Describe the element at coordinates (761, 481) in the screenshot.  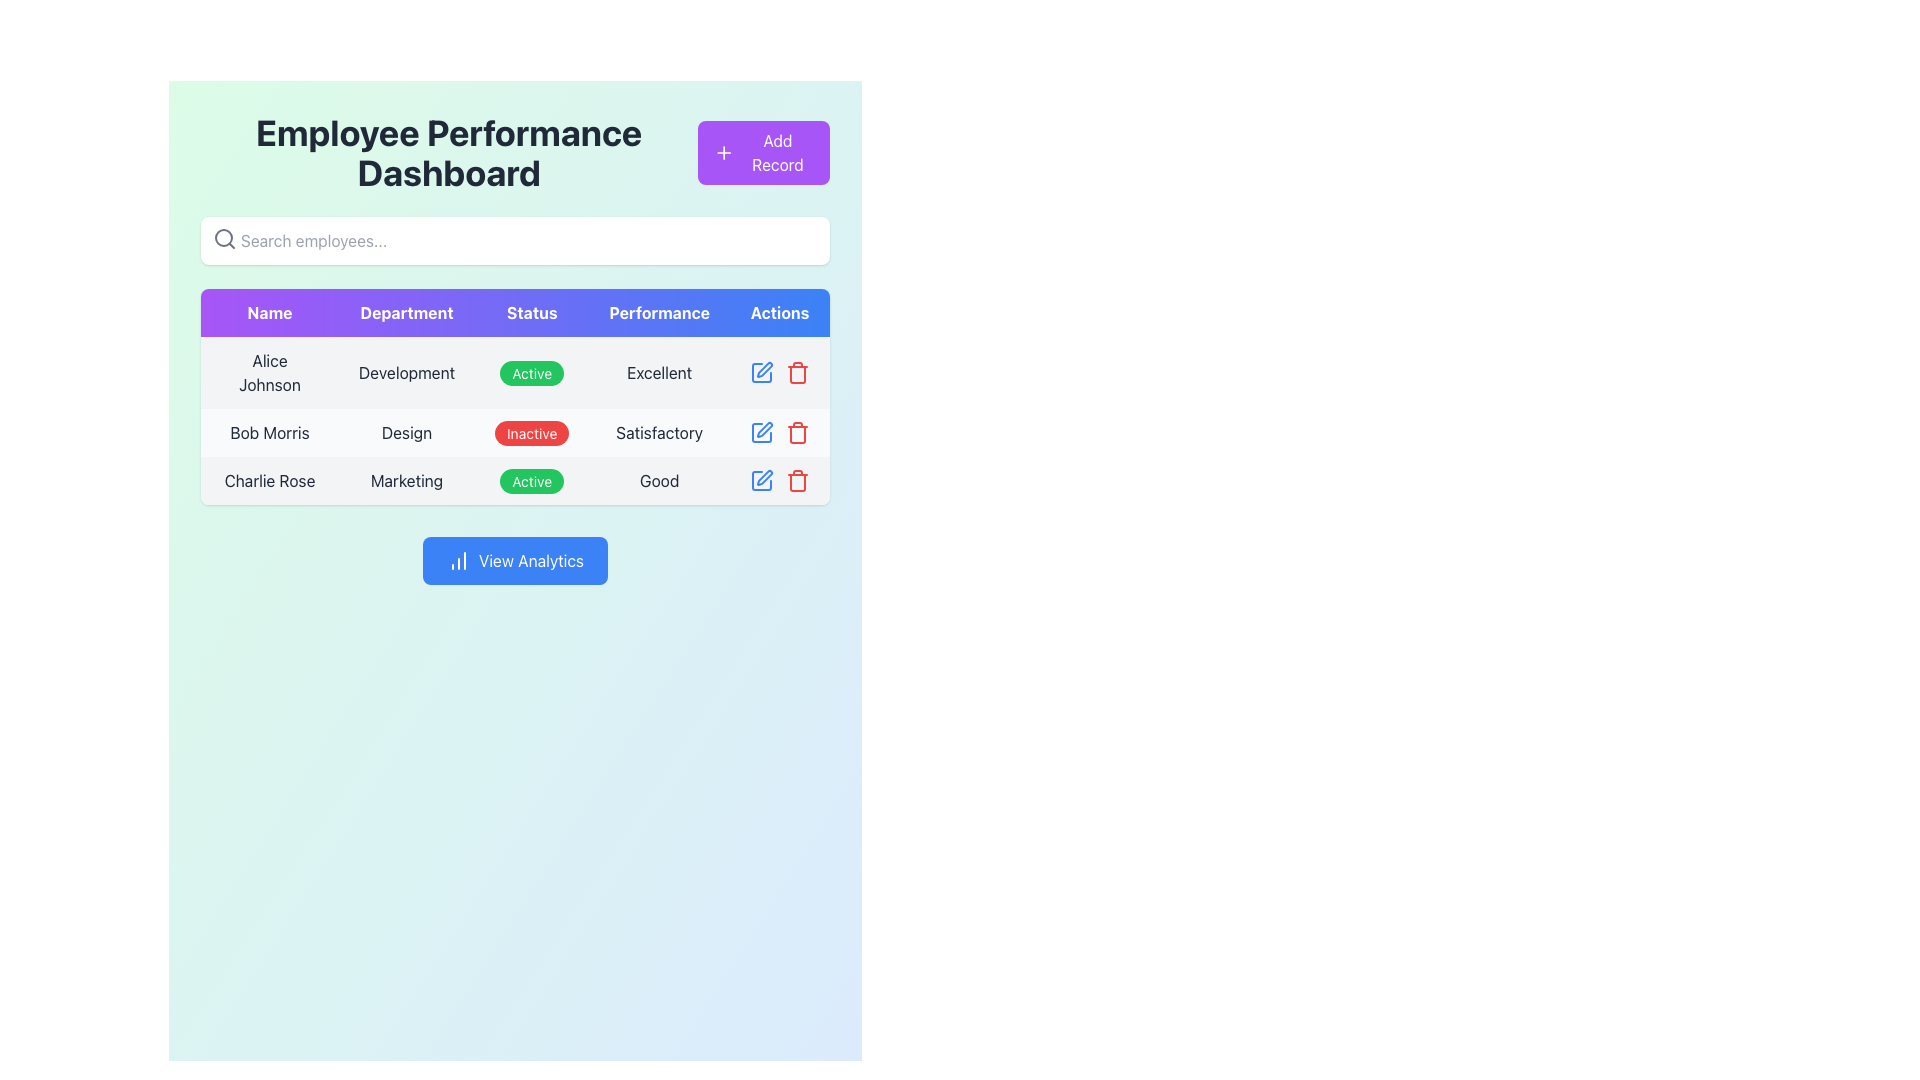
I see `the editing icon button in the actions column of the row for 'Charlie Rose, Marketing, Active, Good' to get more information` at that location.